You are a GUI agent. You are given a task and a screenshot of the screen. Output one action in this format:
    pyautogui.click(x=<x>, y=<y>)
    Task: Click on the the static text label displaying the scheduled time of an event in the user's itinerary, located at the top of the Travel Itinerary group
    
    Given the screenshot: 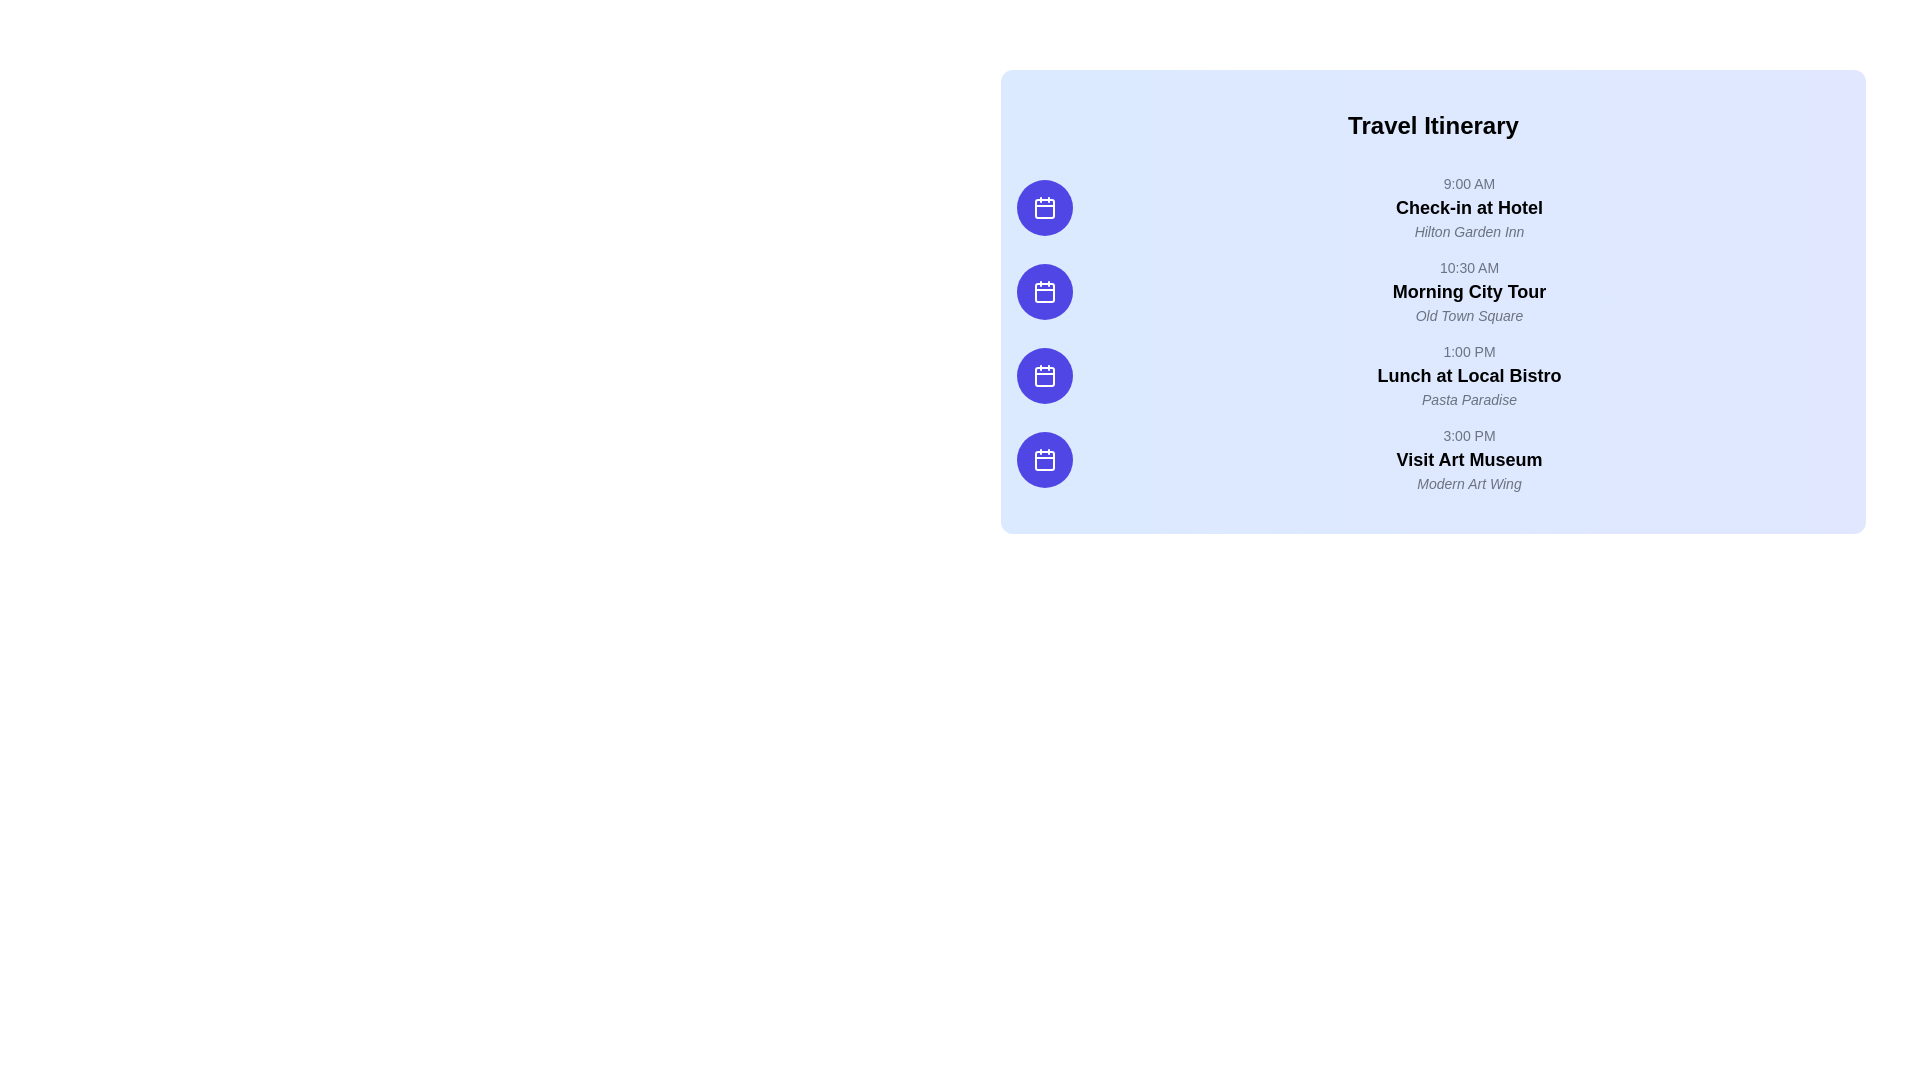 What is the action you would take?
    pyautogui.click(x=1469, y=184)
    